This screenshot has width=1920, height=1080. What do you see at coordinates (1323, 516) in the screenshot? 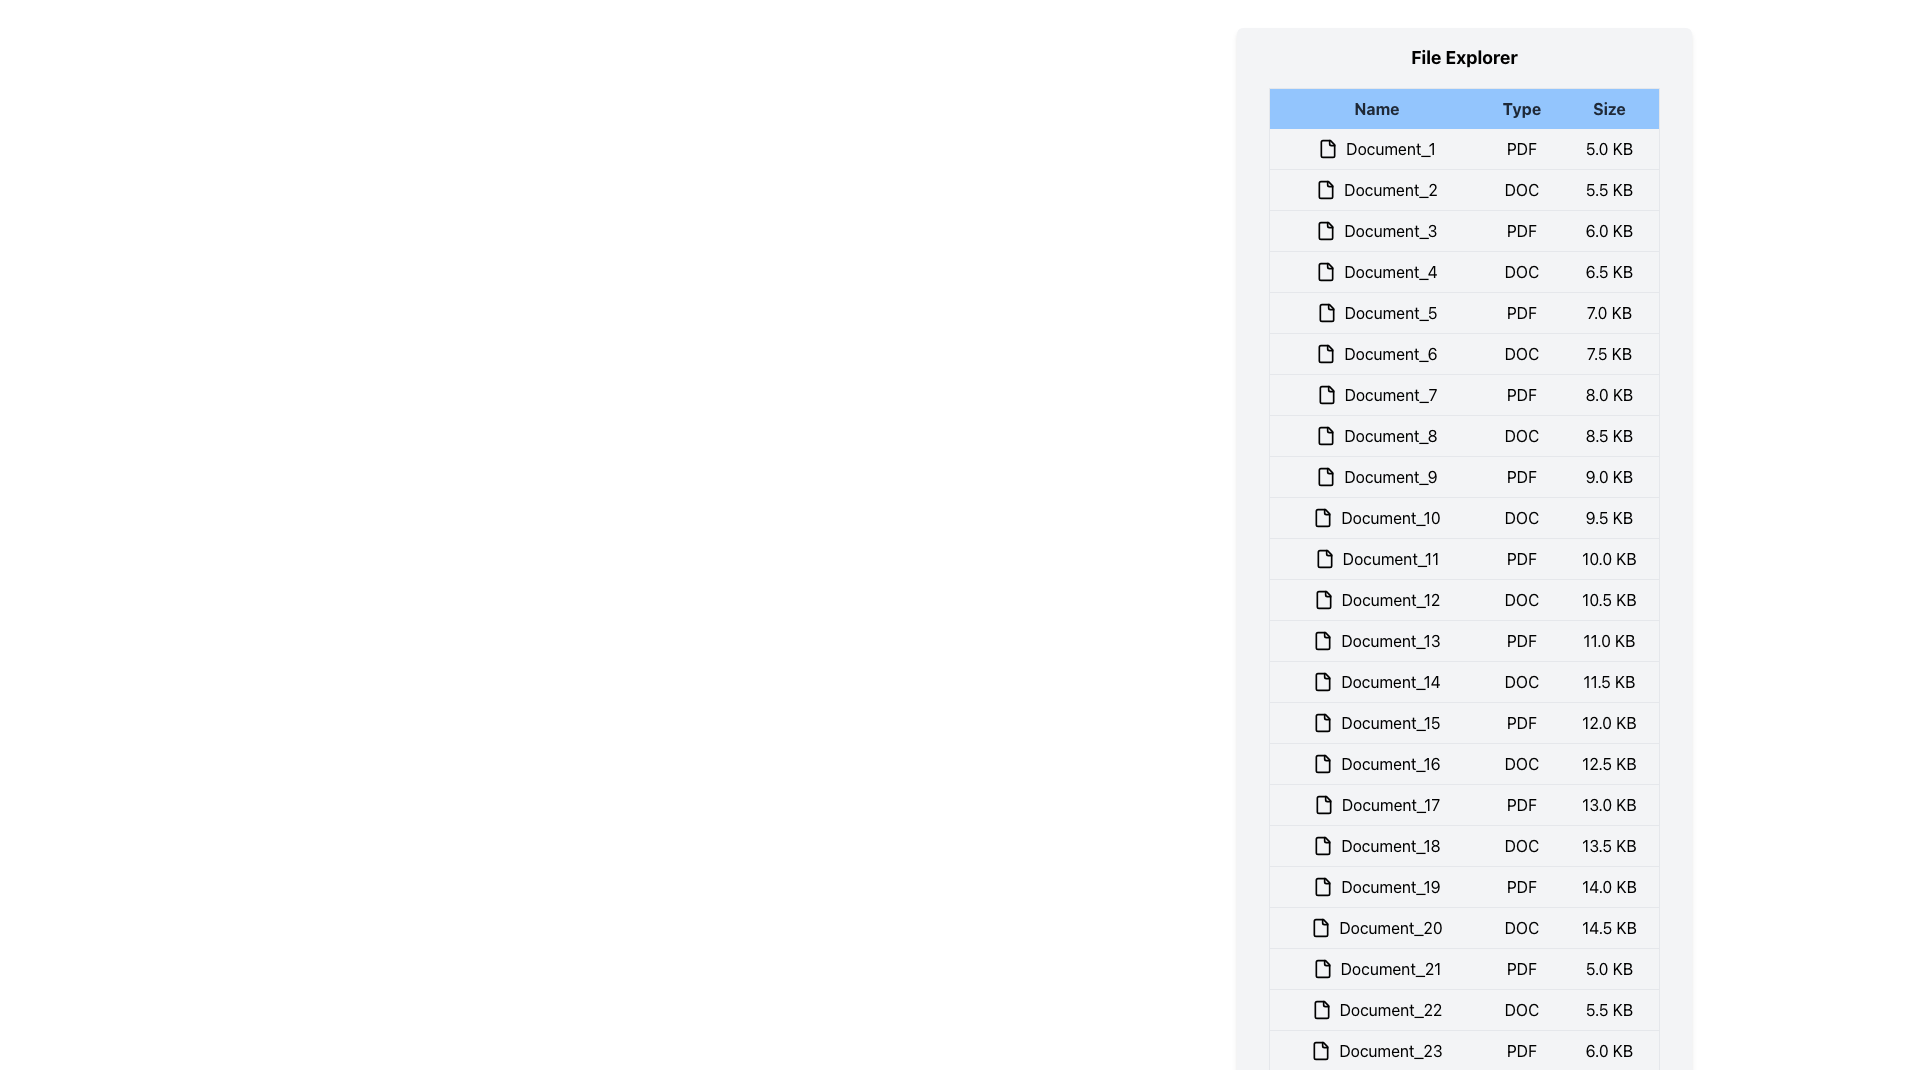
I see `the visual representation of the file document icon, which is the first icon in the vertically aligned list of file entries, located to the left of 'Document_10'` at bounding box center [1323, 516].